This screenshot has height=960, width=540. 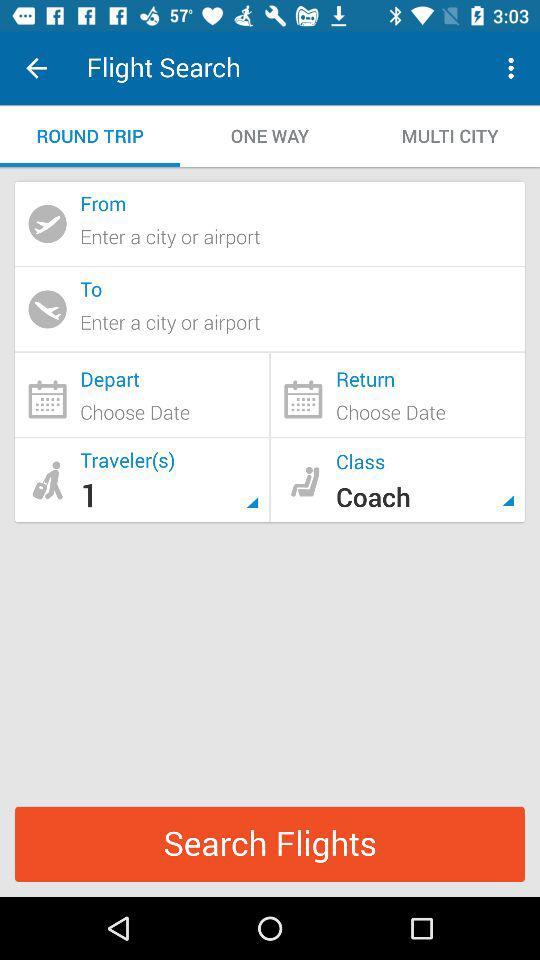 I want to click on the one way icon, so click(x=270, y=135).